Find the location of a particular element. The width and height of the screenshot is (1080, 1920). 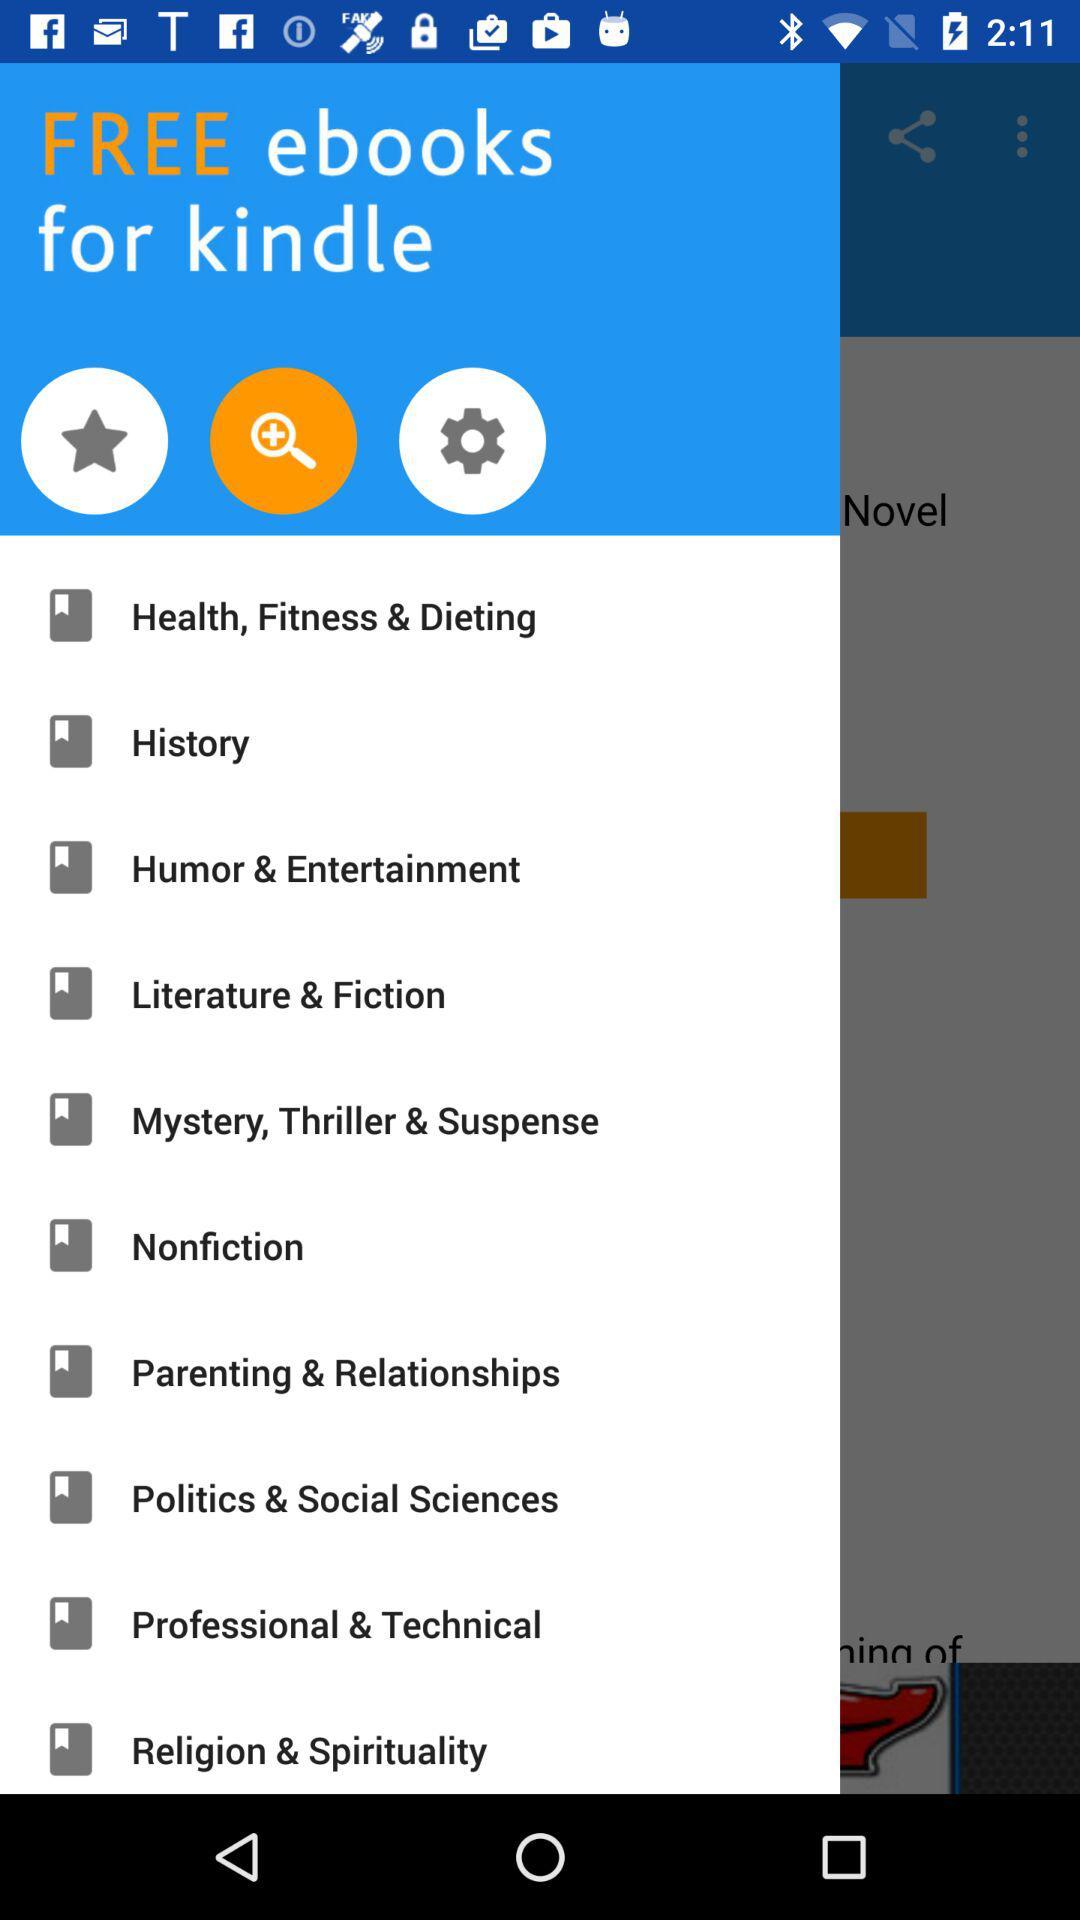

the share icon is located at coordinates (911, 135).